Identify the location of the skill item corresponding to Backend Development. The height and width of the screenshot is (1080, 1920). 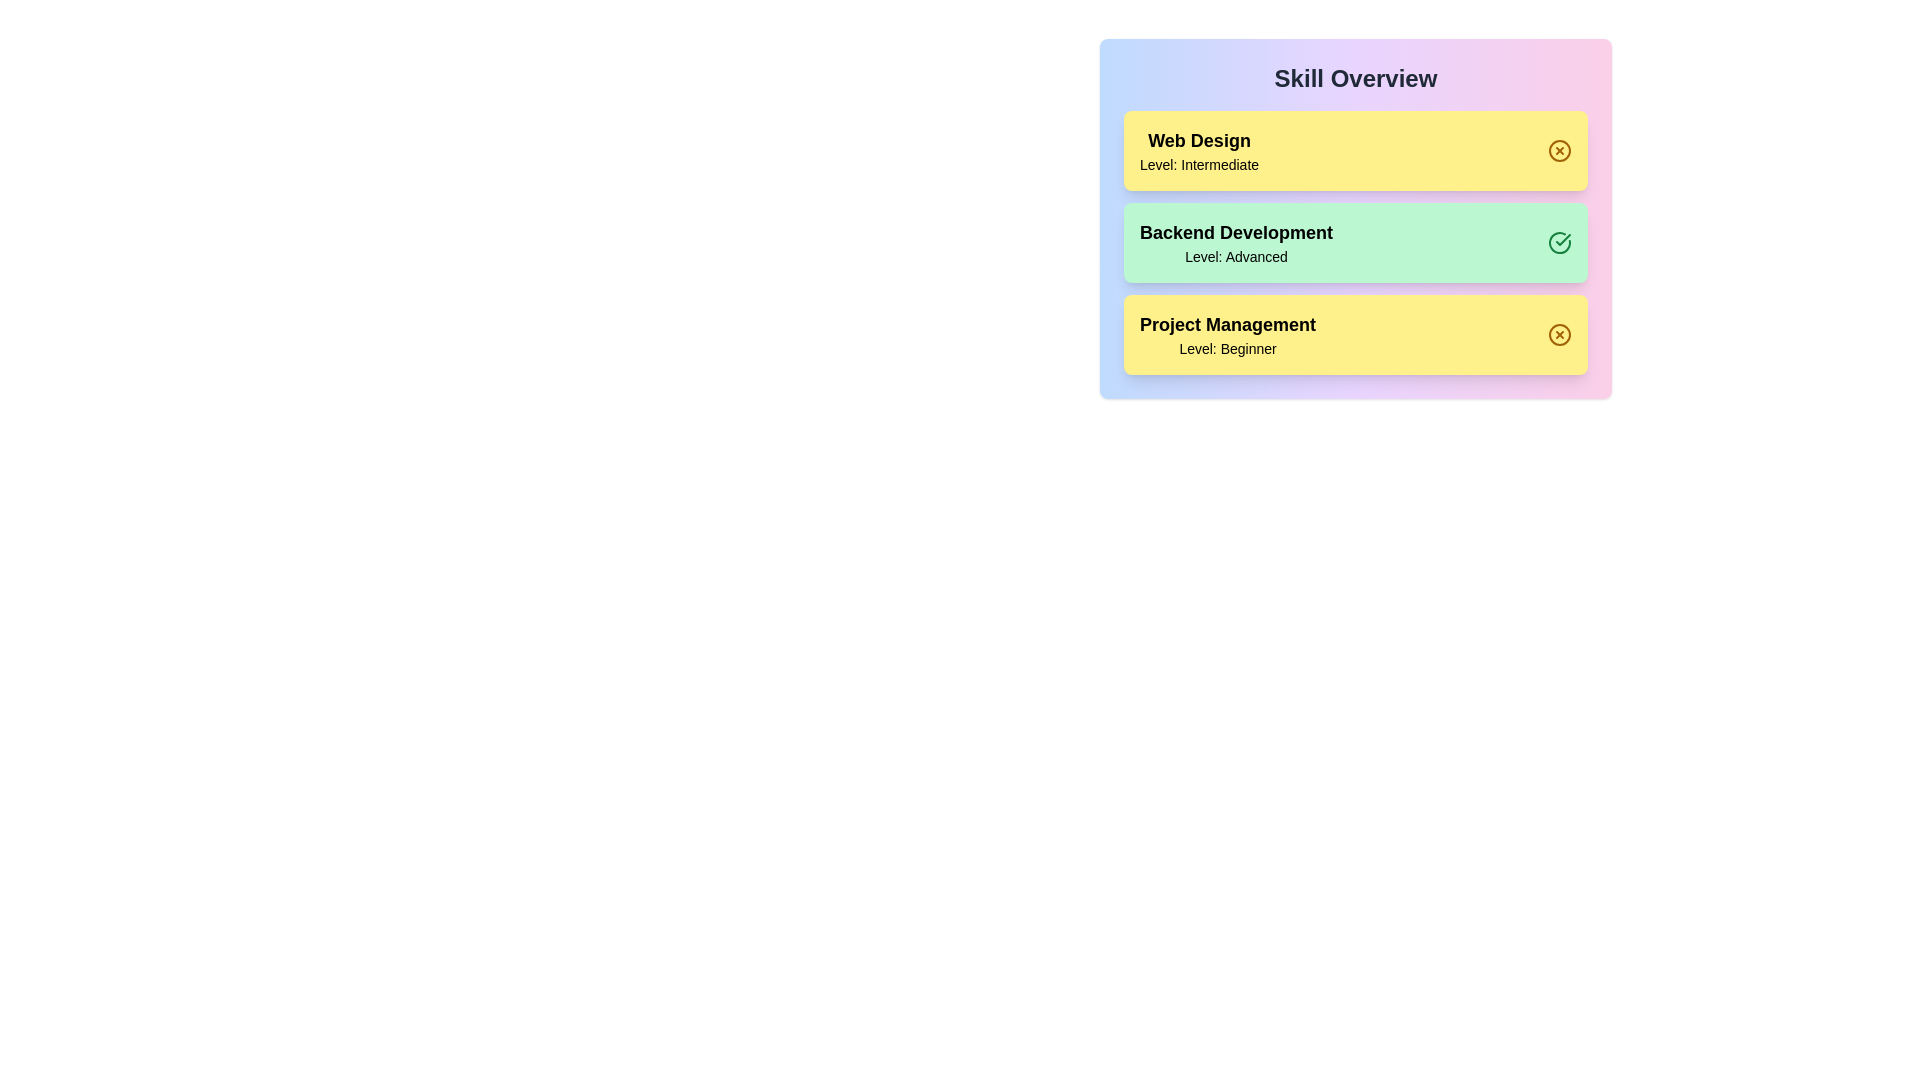
(1356, 242).